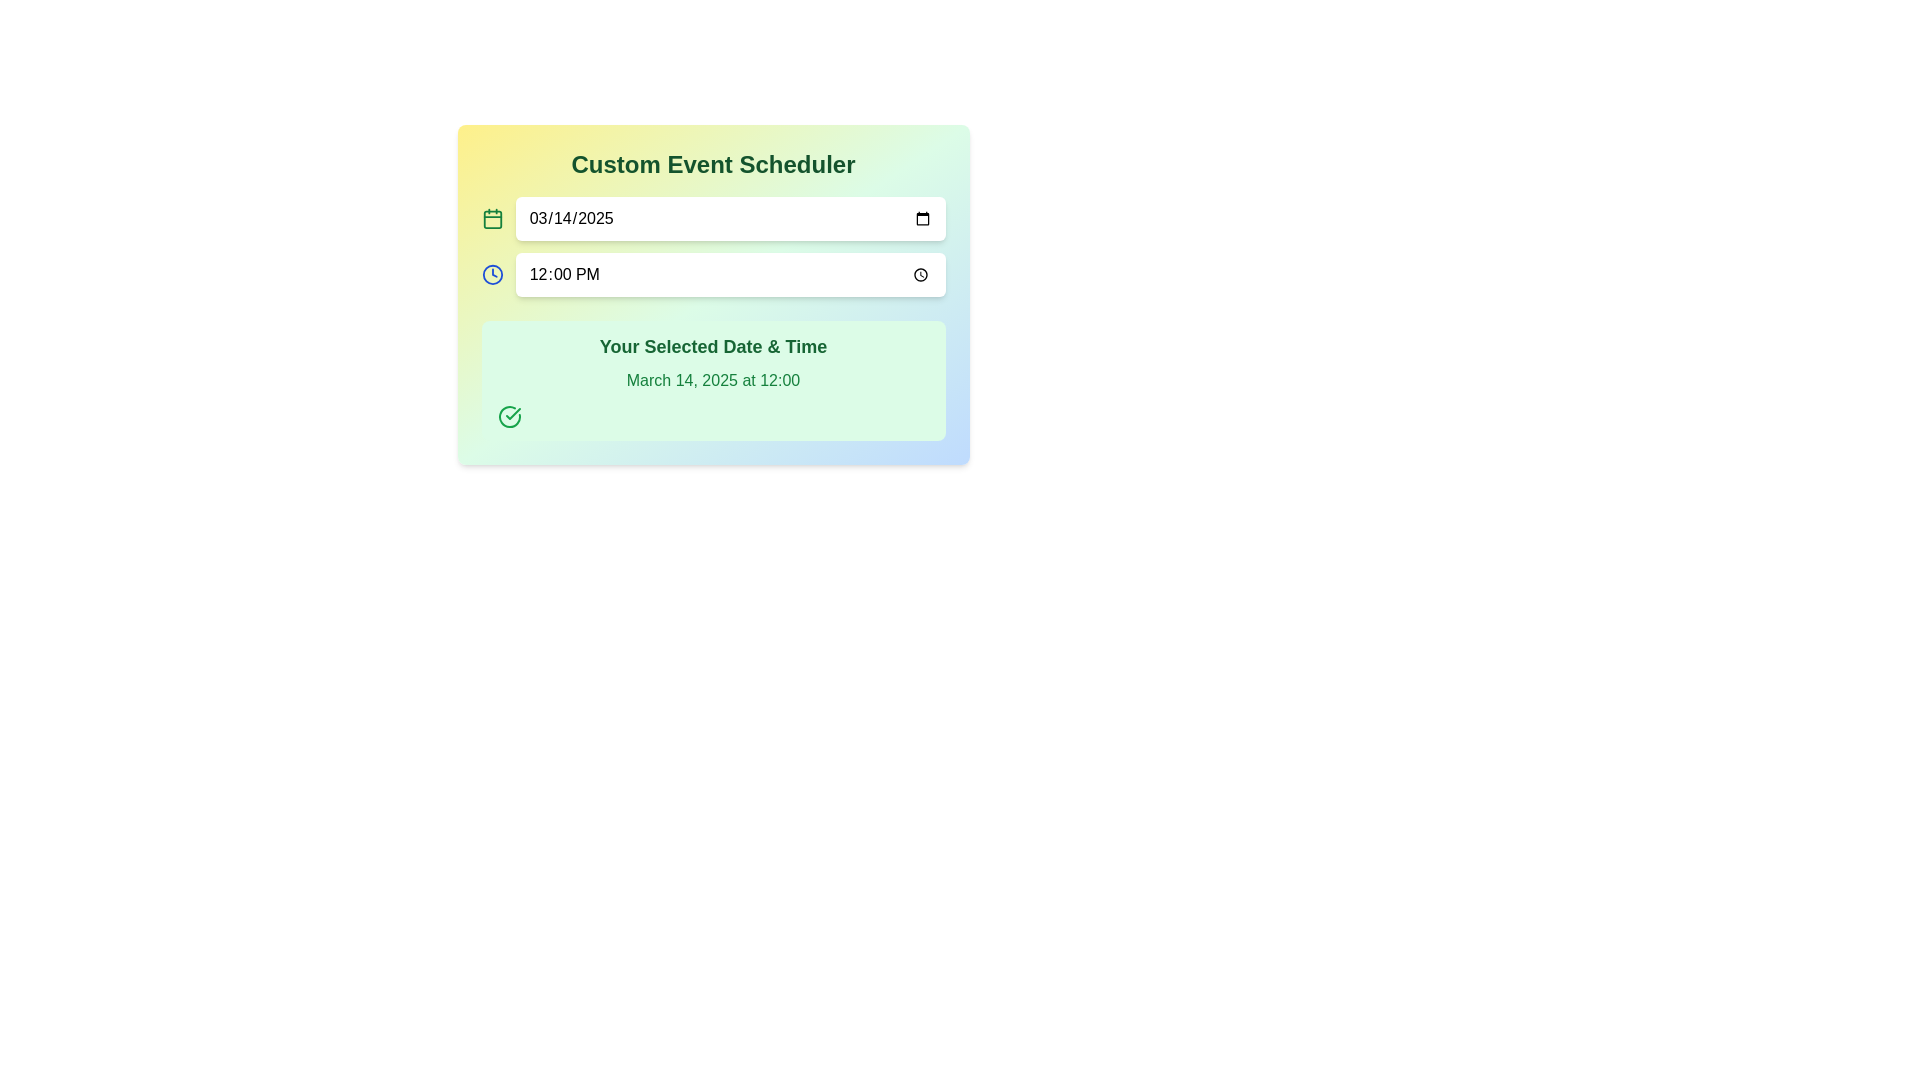 Image resolution: width=1920 pixels, height=1080 pixels. I want to click on the time input field displaying '12:00' in the Custom Event Scheduler component, so click(729, 274).